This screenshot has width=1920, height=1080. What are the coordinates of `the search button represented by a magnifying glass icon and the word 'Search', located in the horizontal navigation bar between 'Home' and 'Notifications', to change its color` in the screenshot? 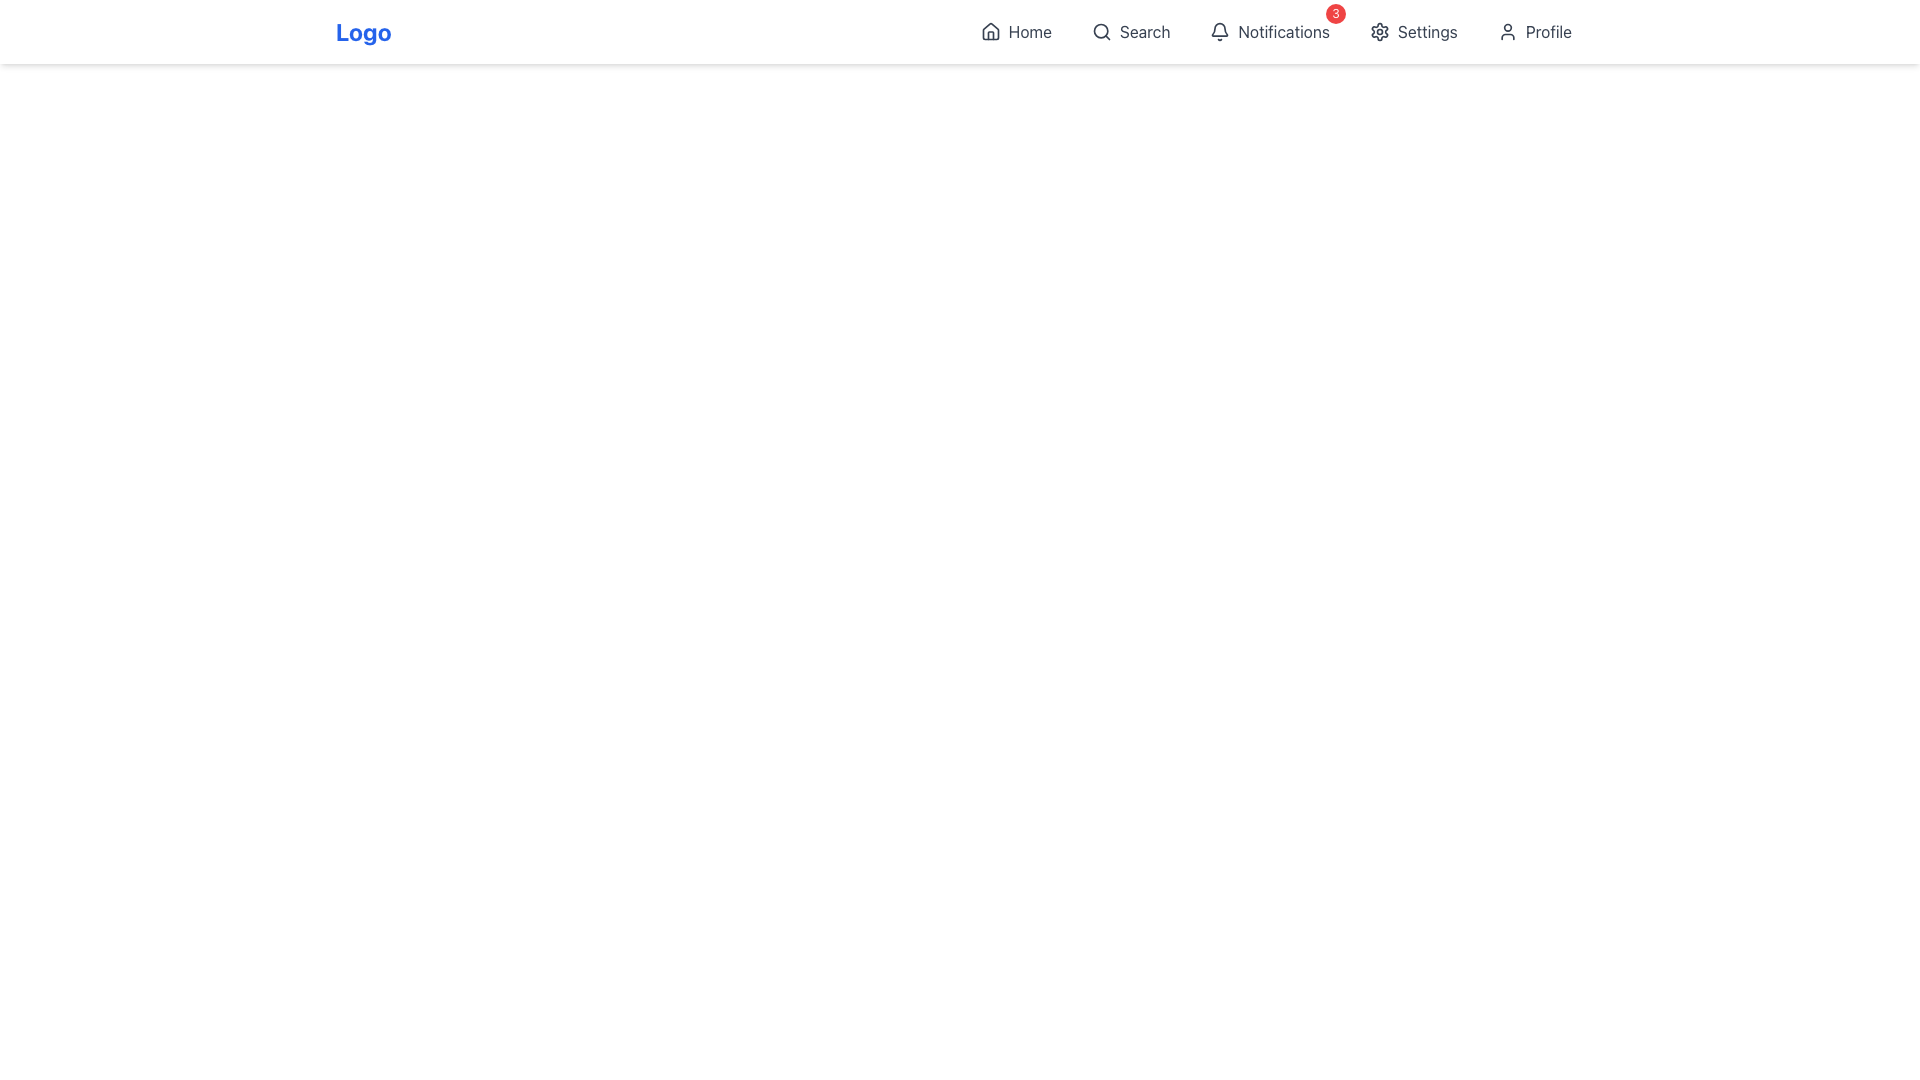 It's located at (1131, 31).